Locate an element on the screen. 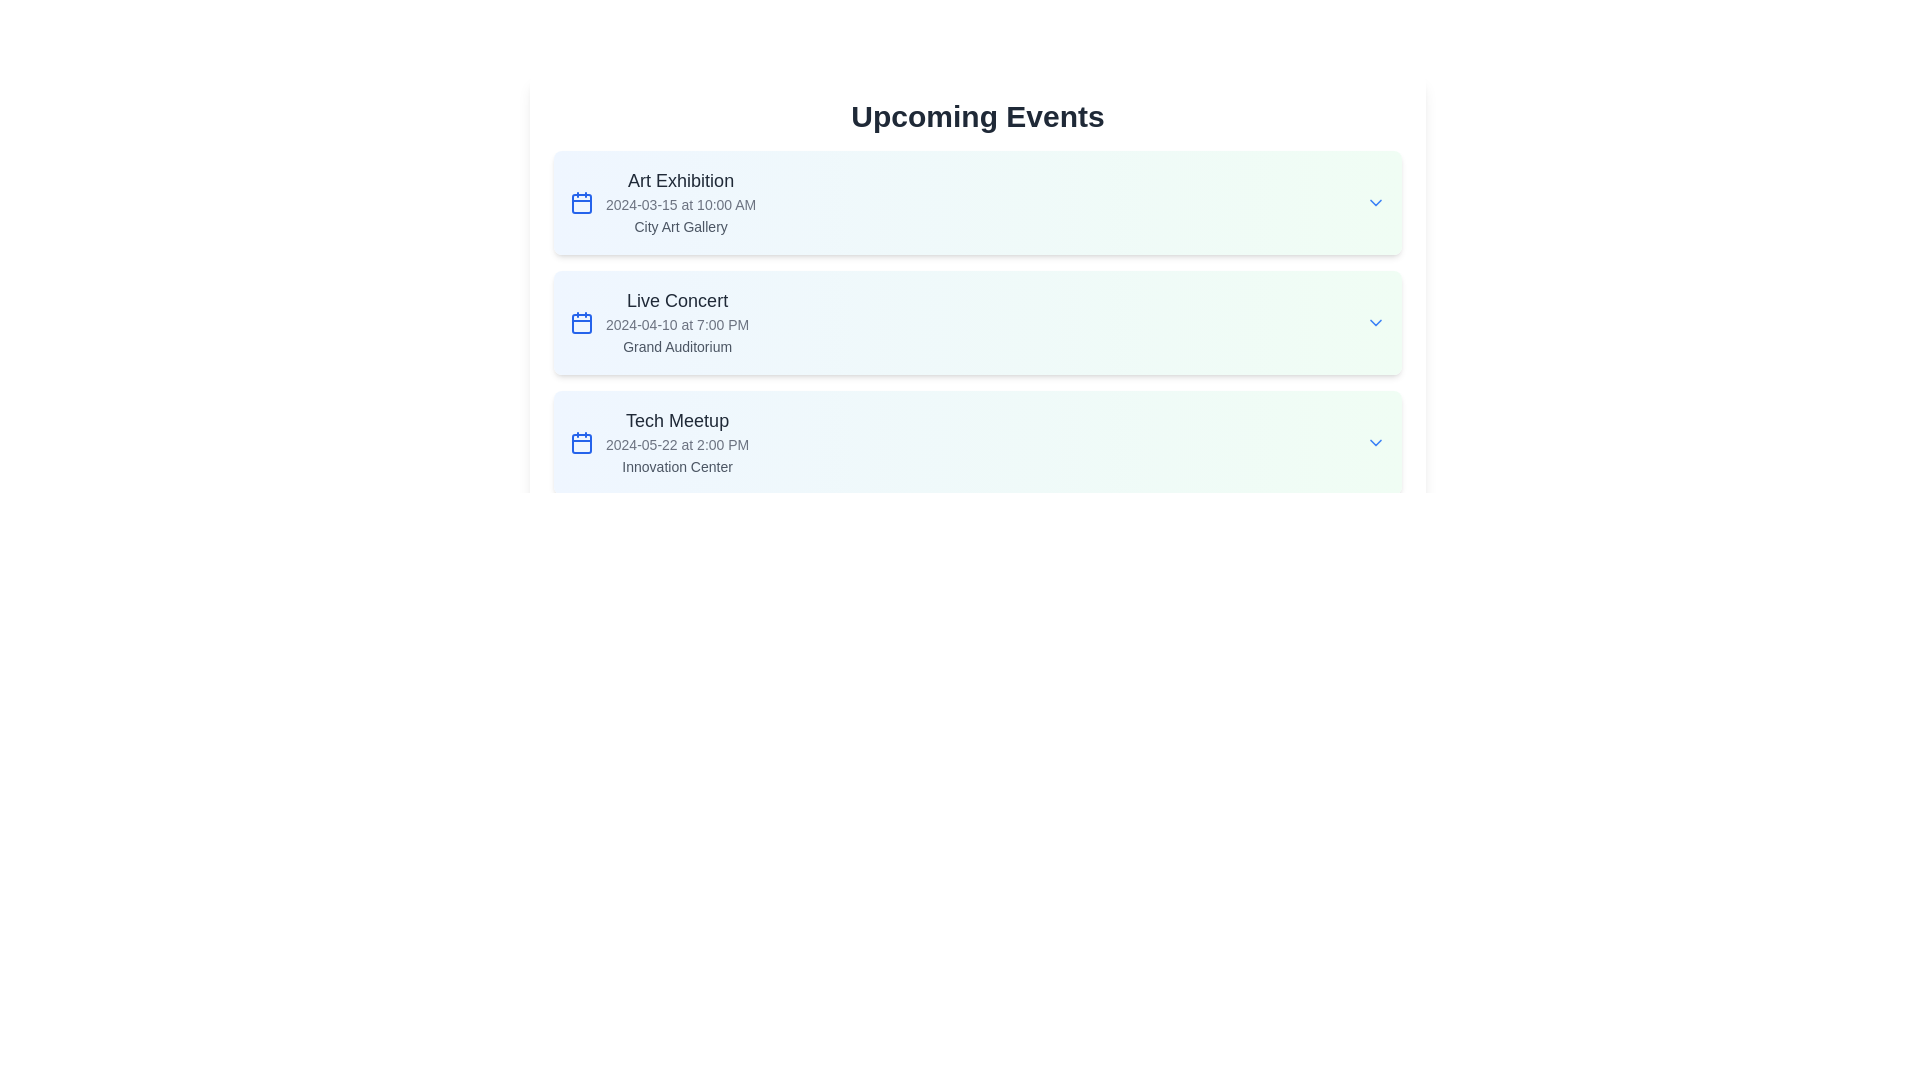  the third list item representing the event 'Tech Meetup' located under the 'Upcoming Events' header is located at coordinates (659, 442).